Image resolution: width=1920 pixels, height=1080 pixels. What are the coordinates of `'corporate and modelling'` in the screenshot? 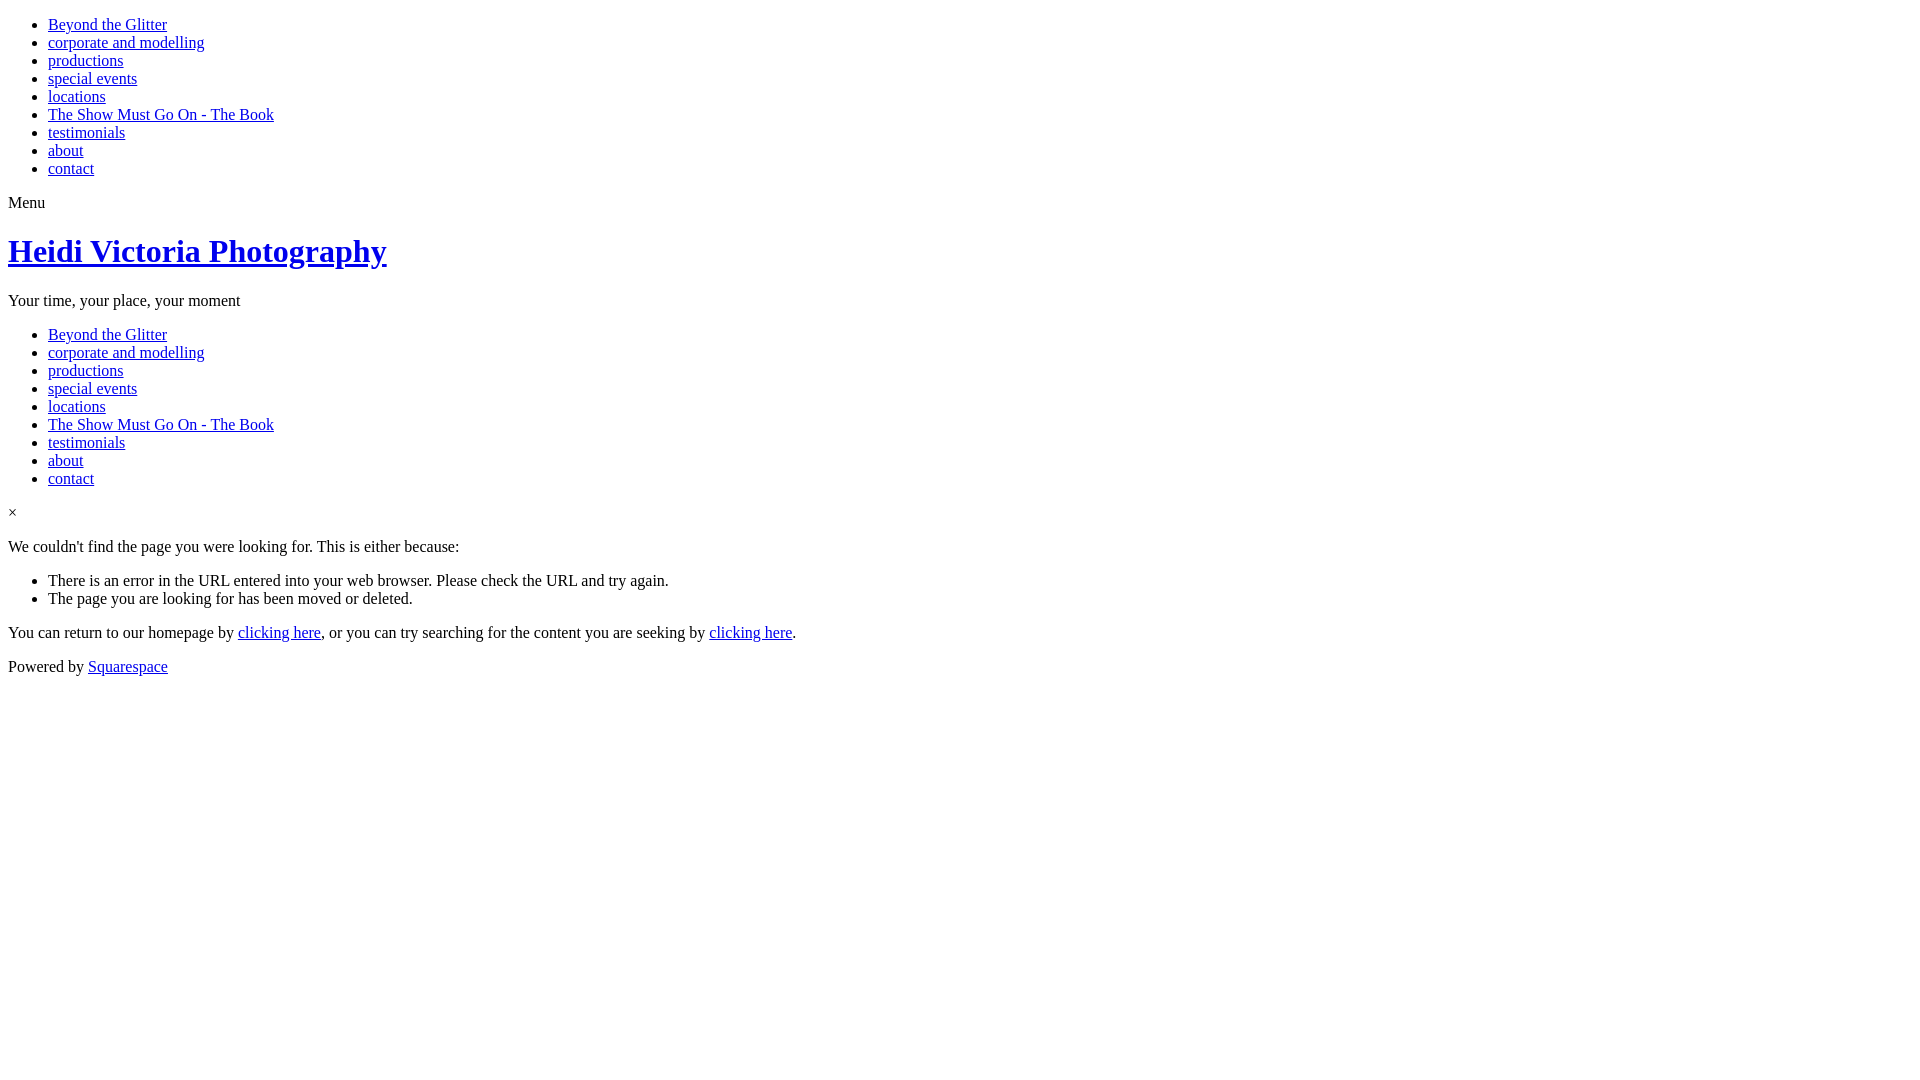 It's located at (48, 42).